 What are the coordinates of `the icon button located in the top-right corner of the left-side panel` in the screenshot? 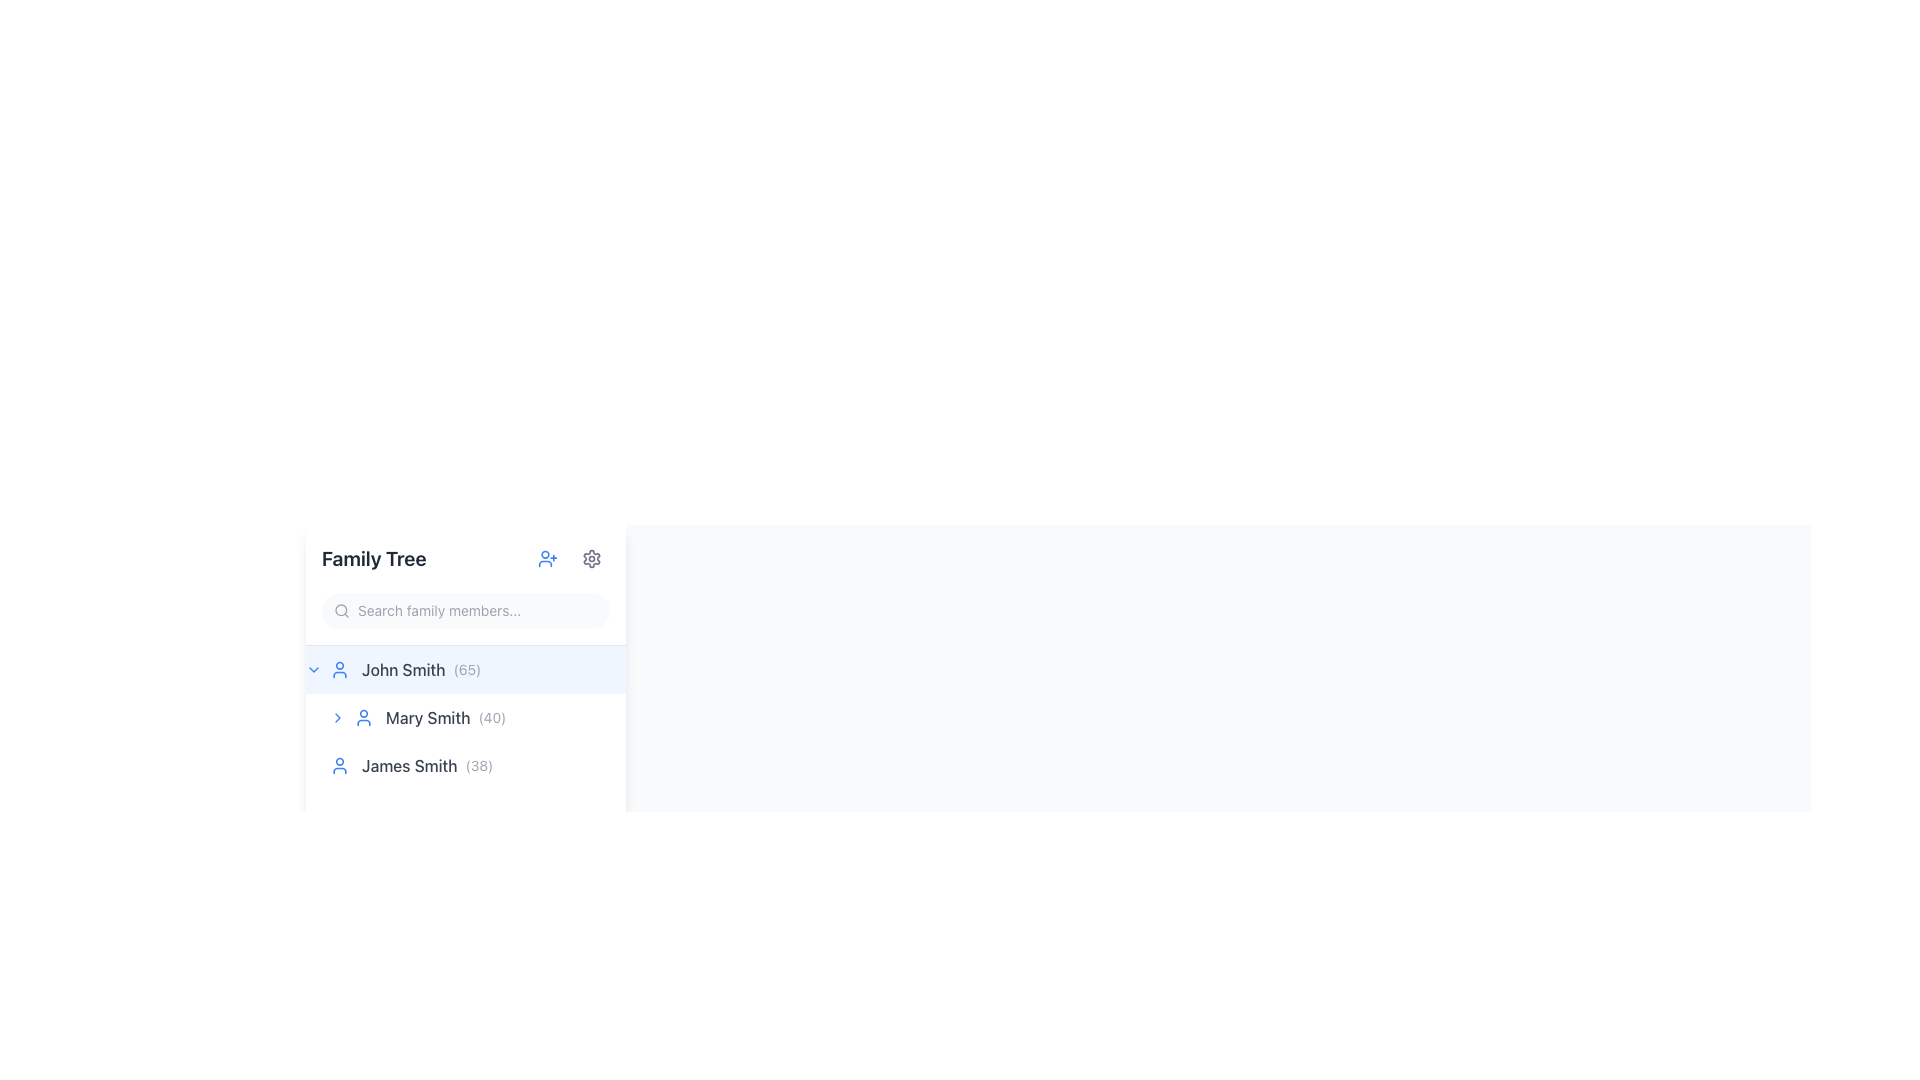 It's located at (547, 559).